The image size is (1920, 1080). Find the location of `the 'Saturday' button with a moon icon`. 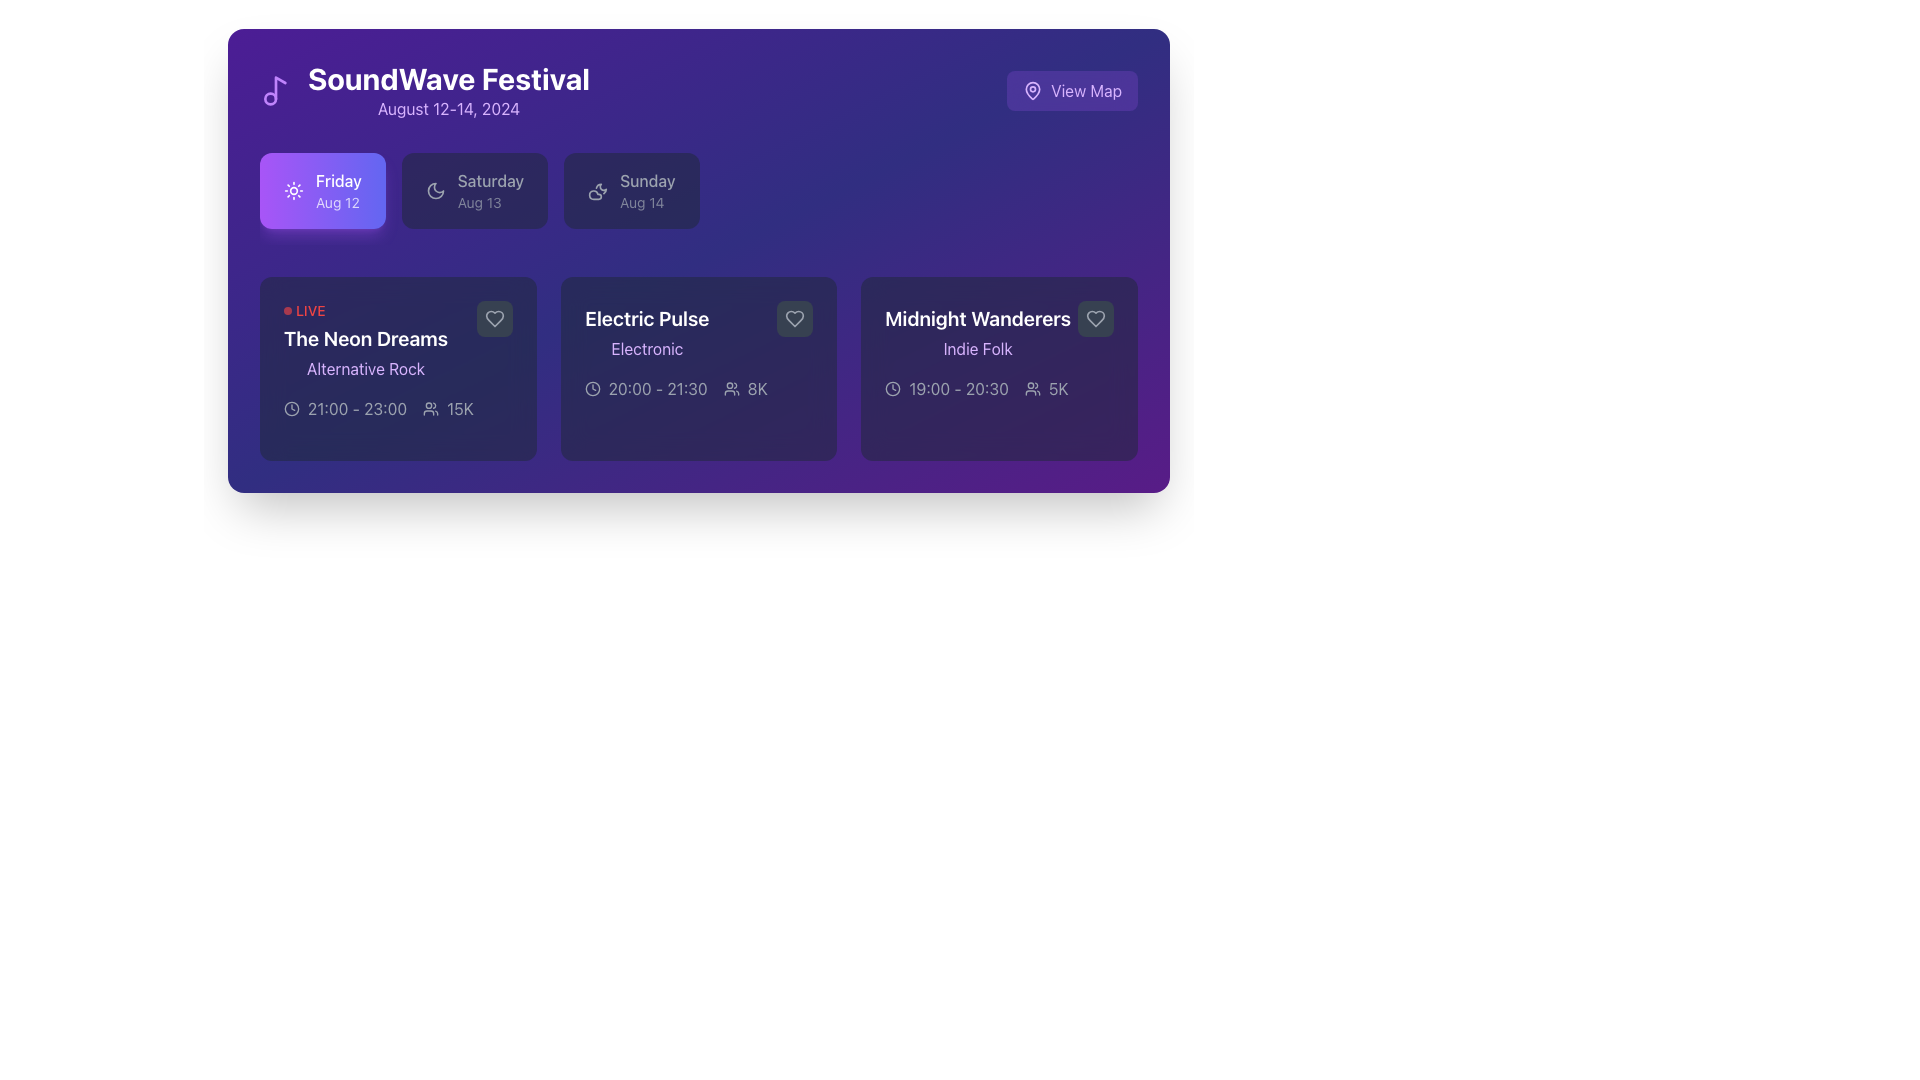

the 'Saturday' button with a moon icon is located at coordinates (474, 191).